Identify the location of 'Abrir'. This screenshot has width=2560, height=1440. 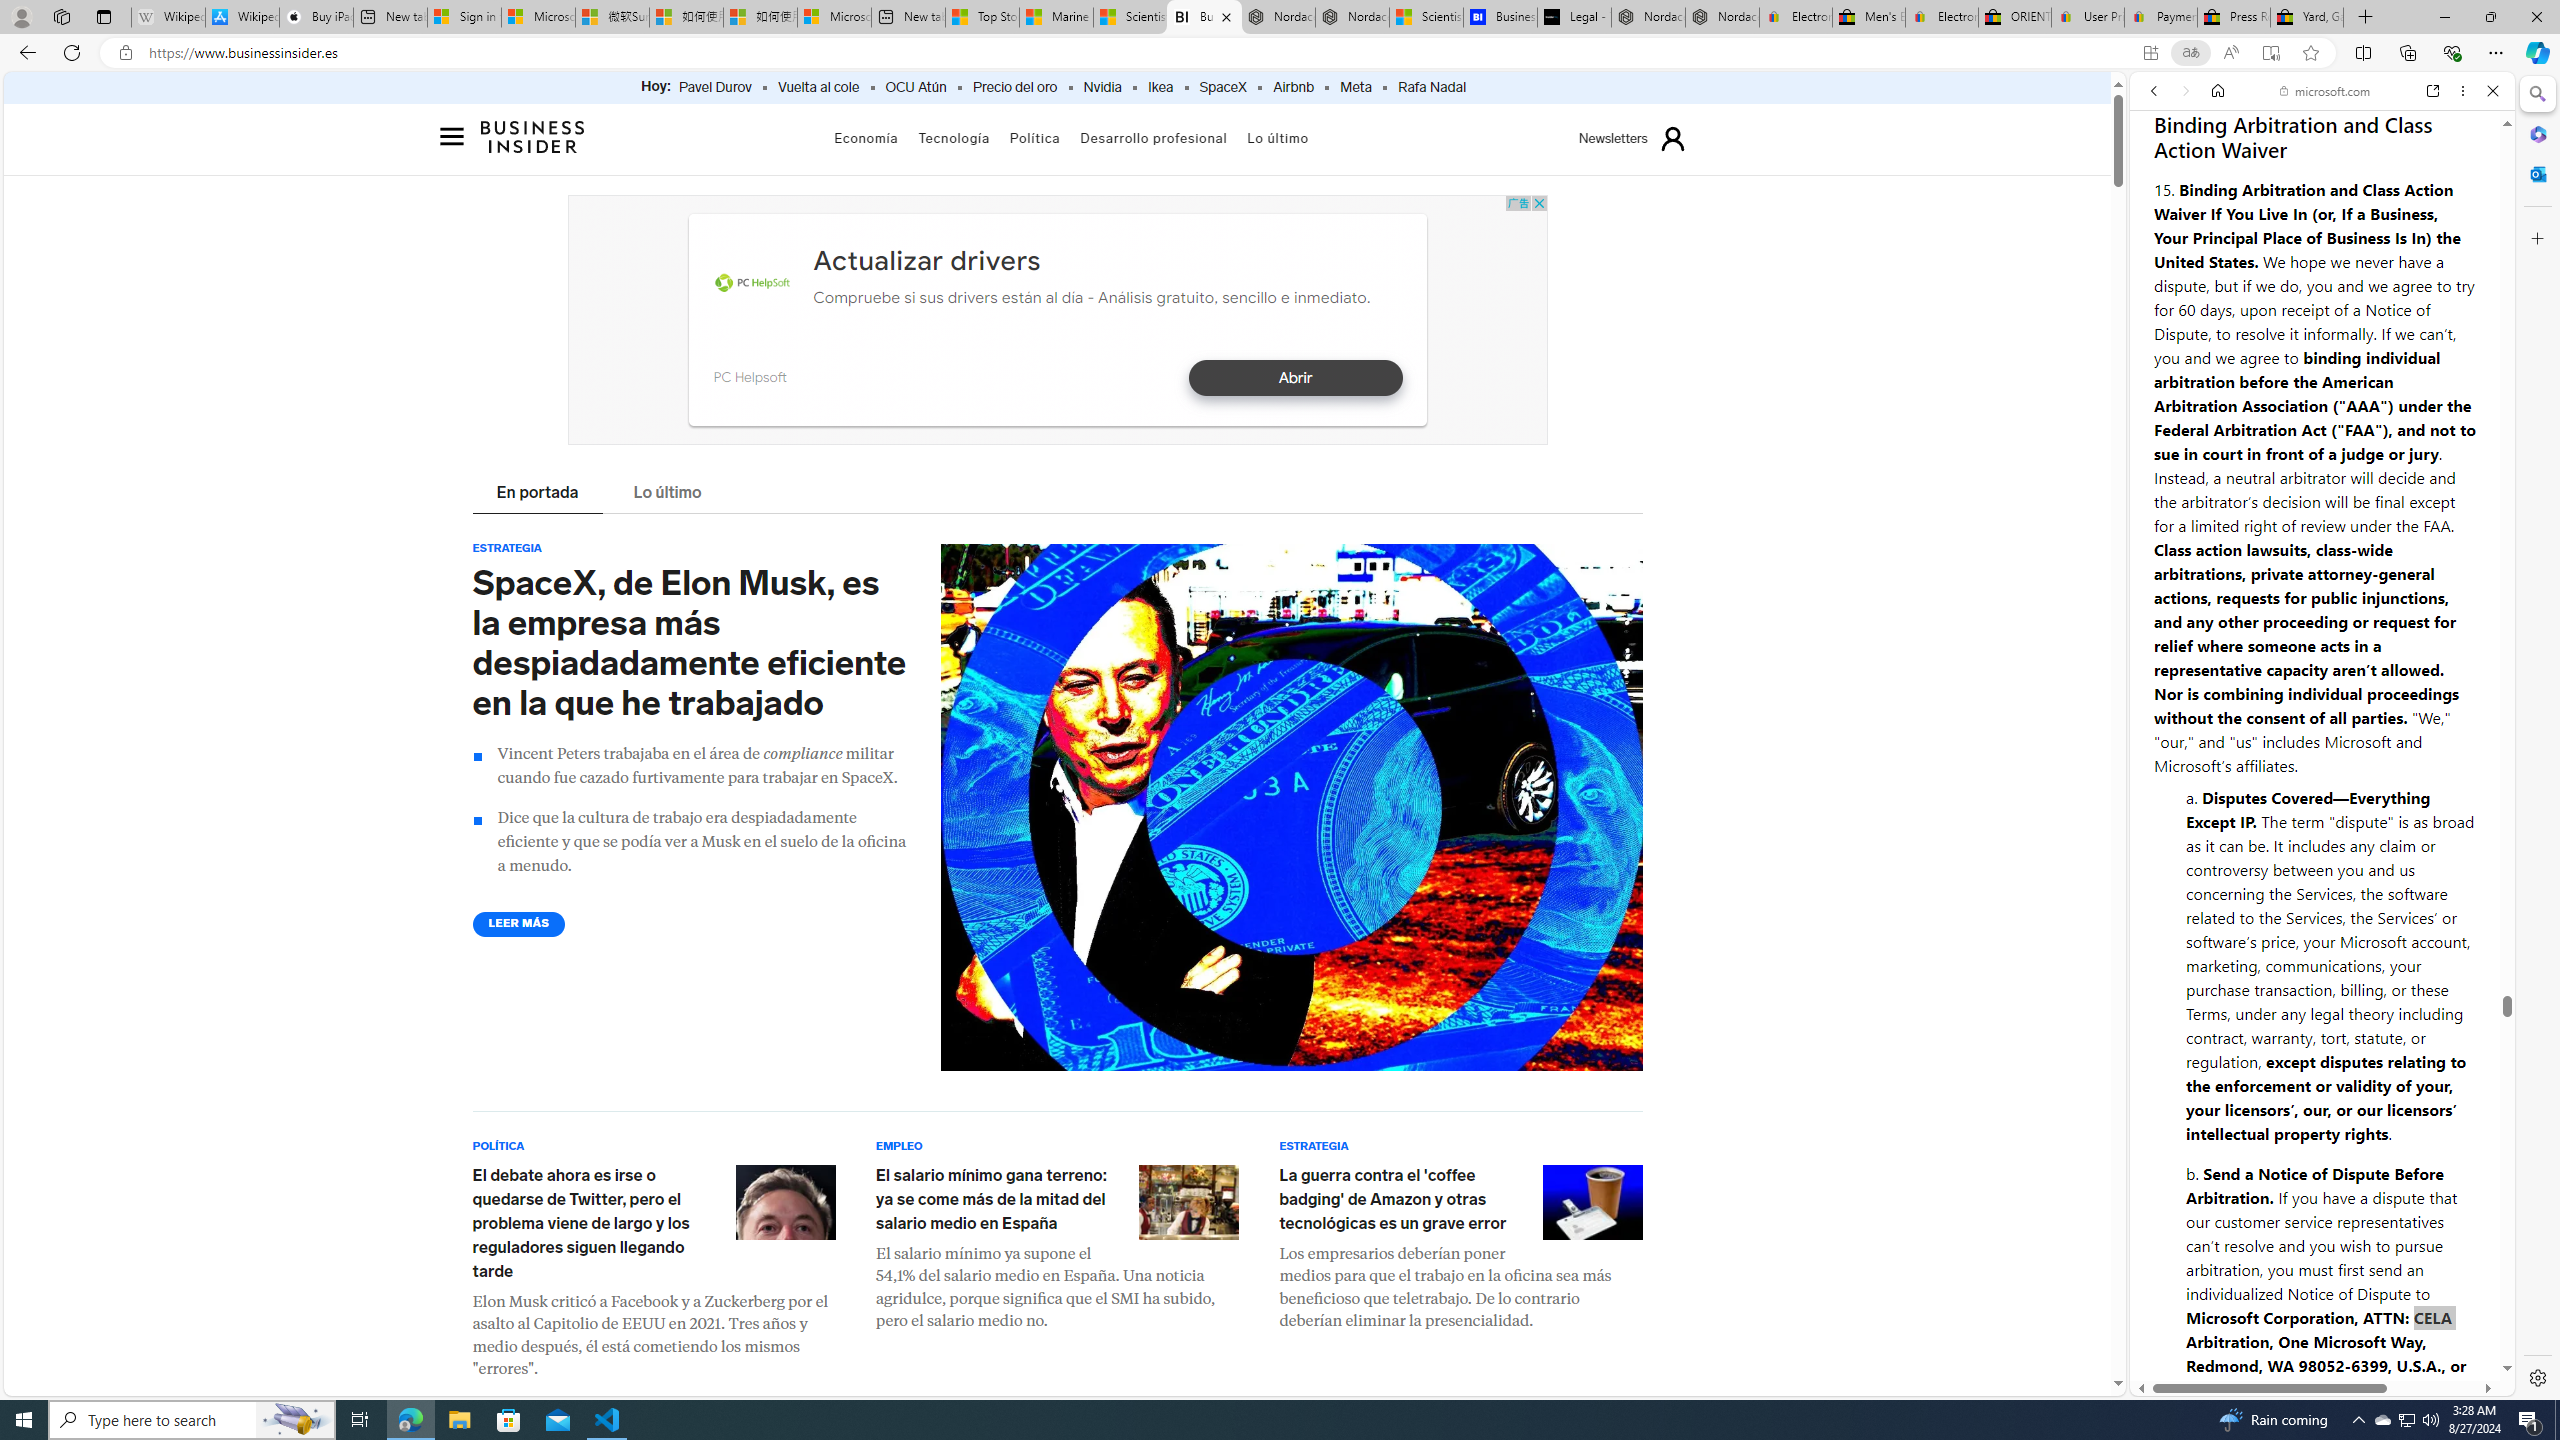
(1295, 378).